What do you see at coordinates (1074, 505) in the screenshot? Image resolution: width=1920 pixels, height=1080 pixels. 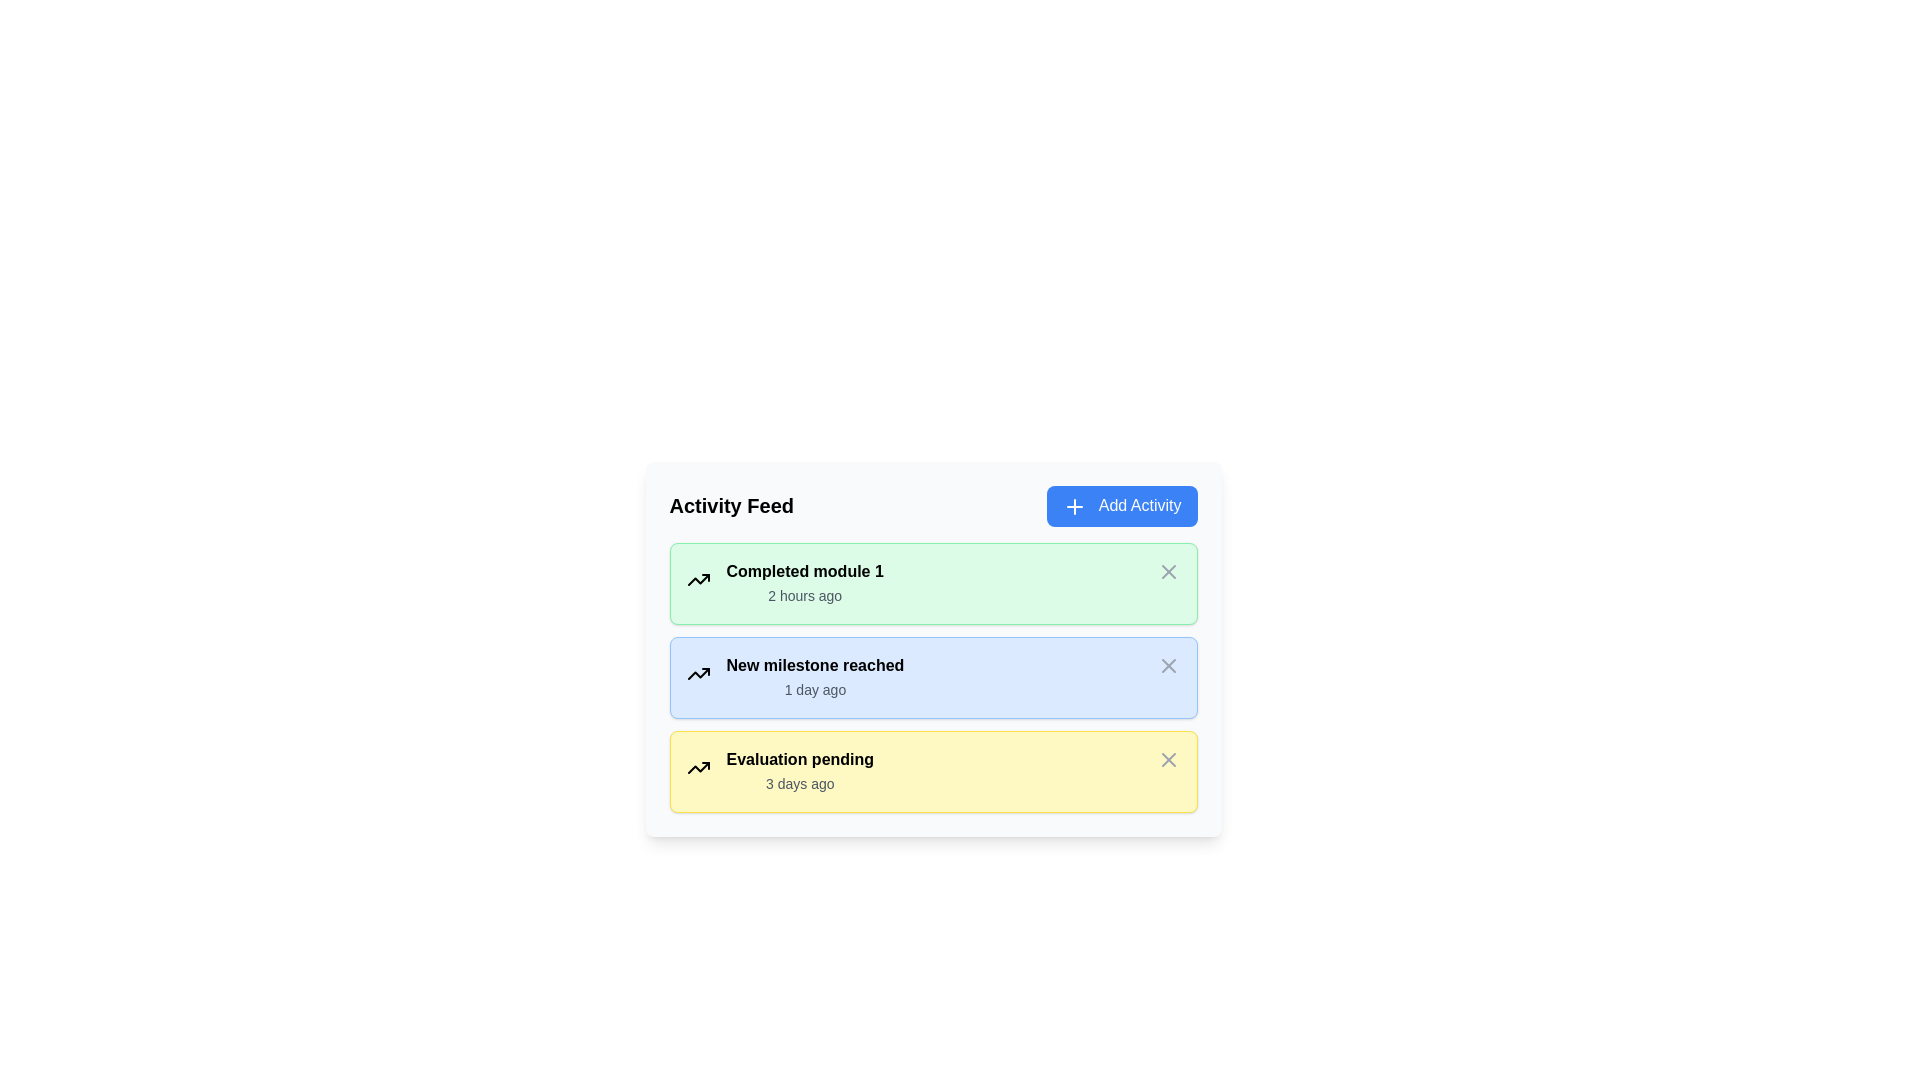 I see `the plus symbol icon, which is part of the 'Add Activity' button located in the top-right corner of the 'Activity Feed' section` at bounding box center [1074, 505].